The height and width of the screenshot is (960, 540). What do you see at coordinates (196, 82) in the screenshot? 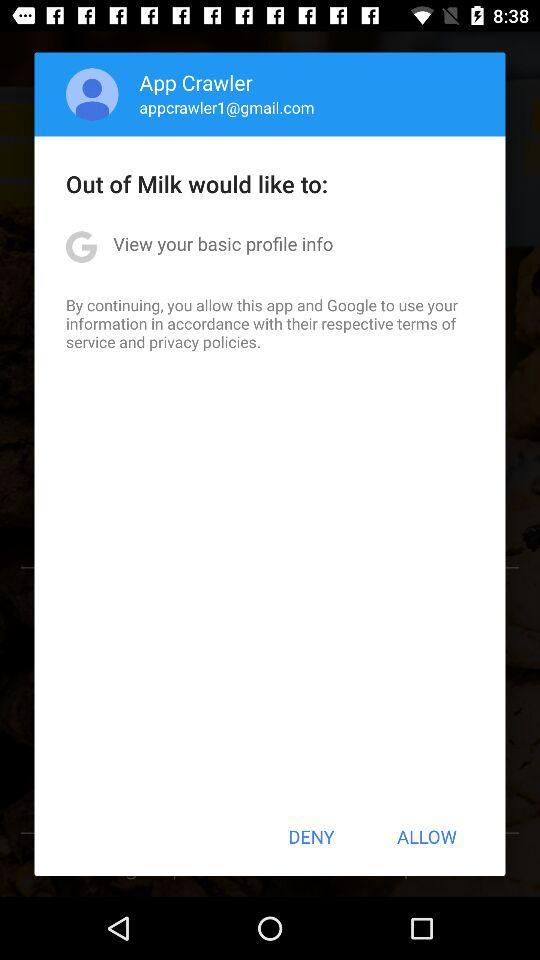
I see `the app crawler item` at bounding box center [196, 82].